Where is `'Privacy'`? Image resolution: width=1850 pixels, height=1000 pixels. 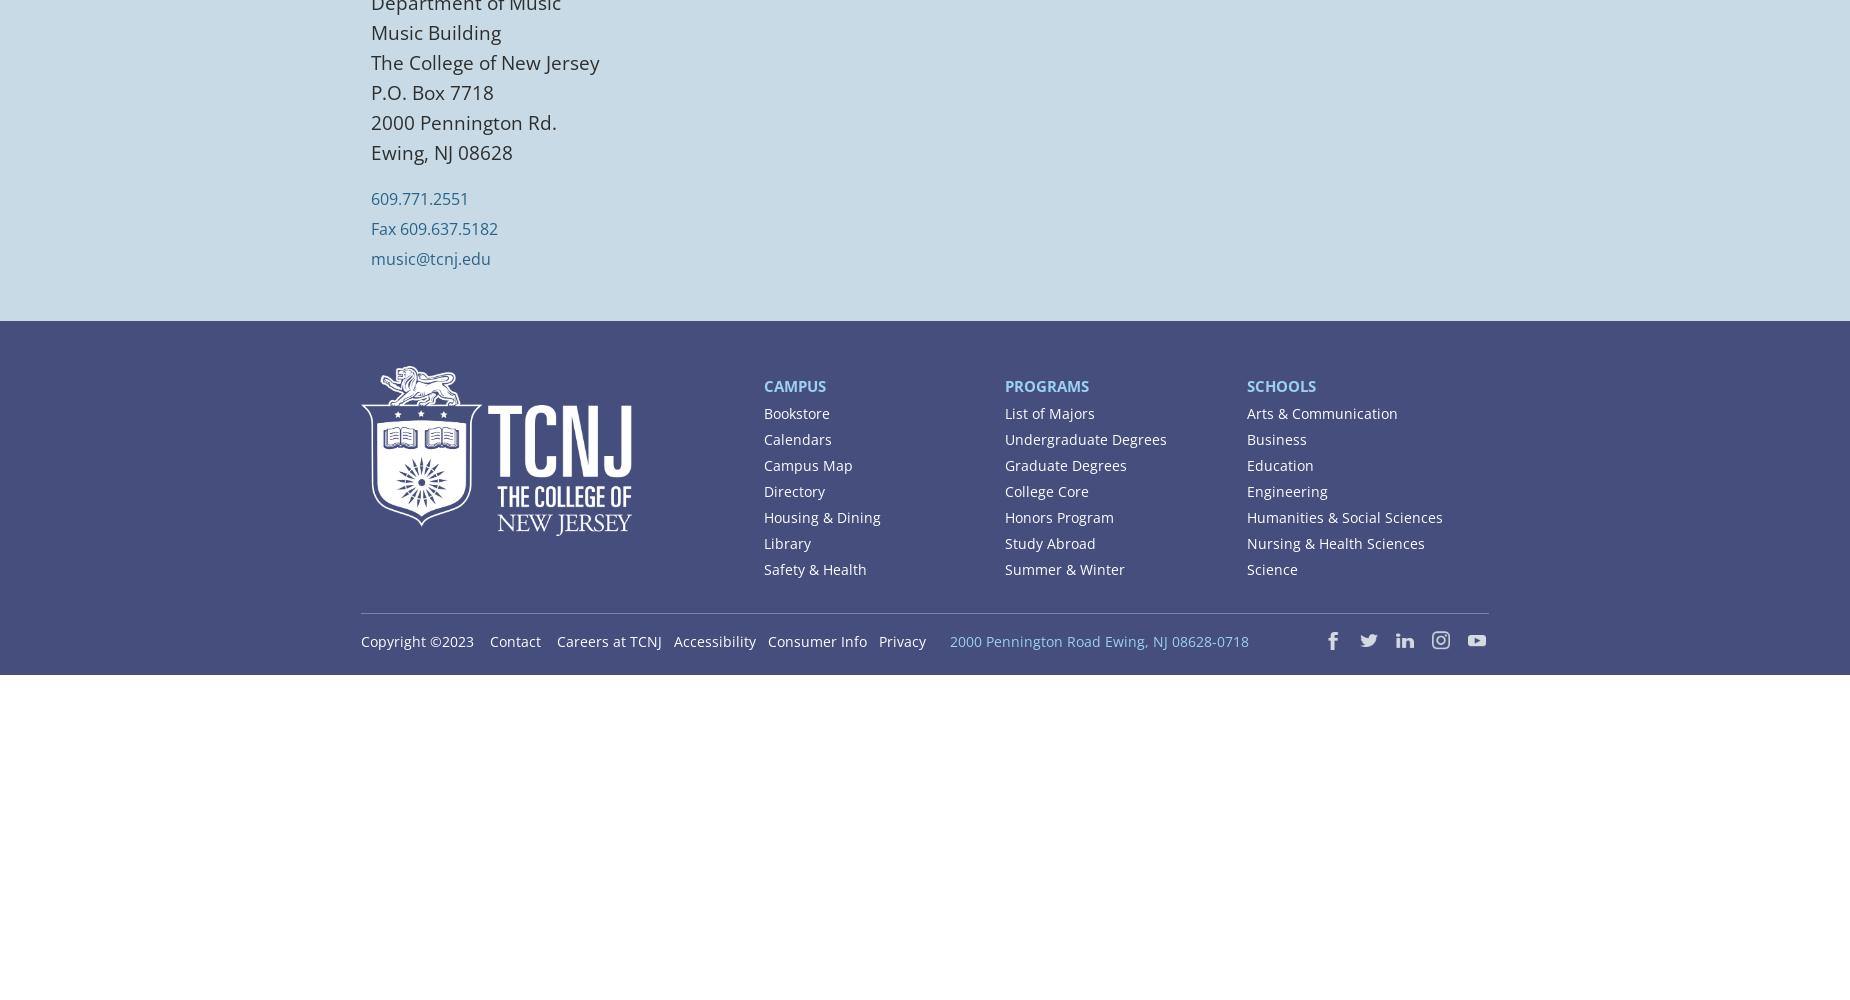
'Privacy' is located at coordinates (878, 641).